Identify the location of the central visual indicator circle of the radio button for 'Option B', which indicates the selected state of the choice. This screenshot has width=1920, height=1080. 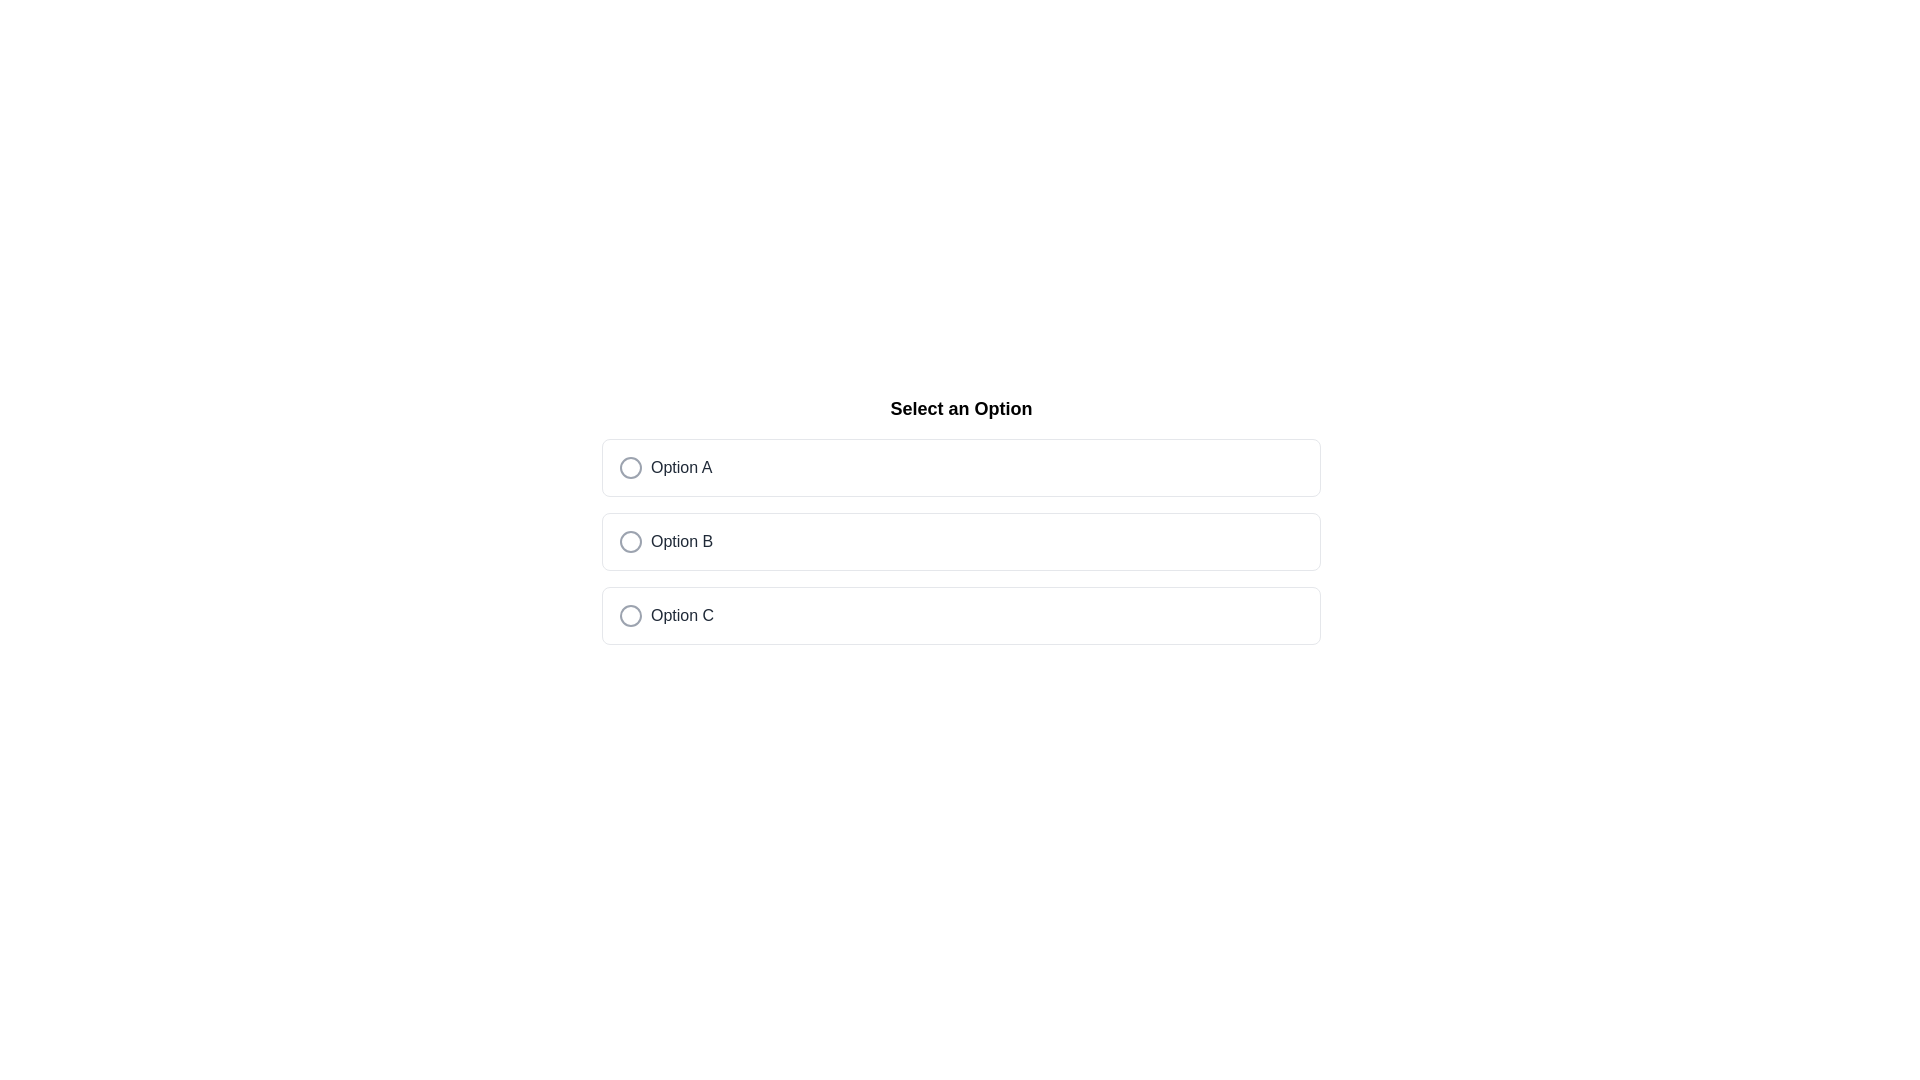
(629, 542).